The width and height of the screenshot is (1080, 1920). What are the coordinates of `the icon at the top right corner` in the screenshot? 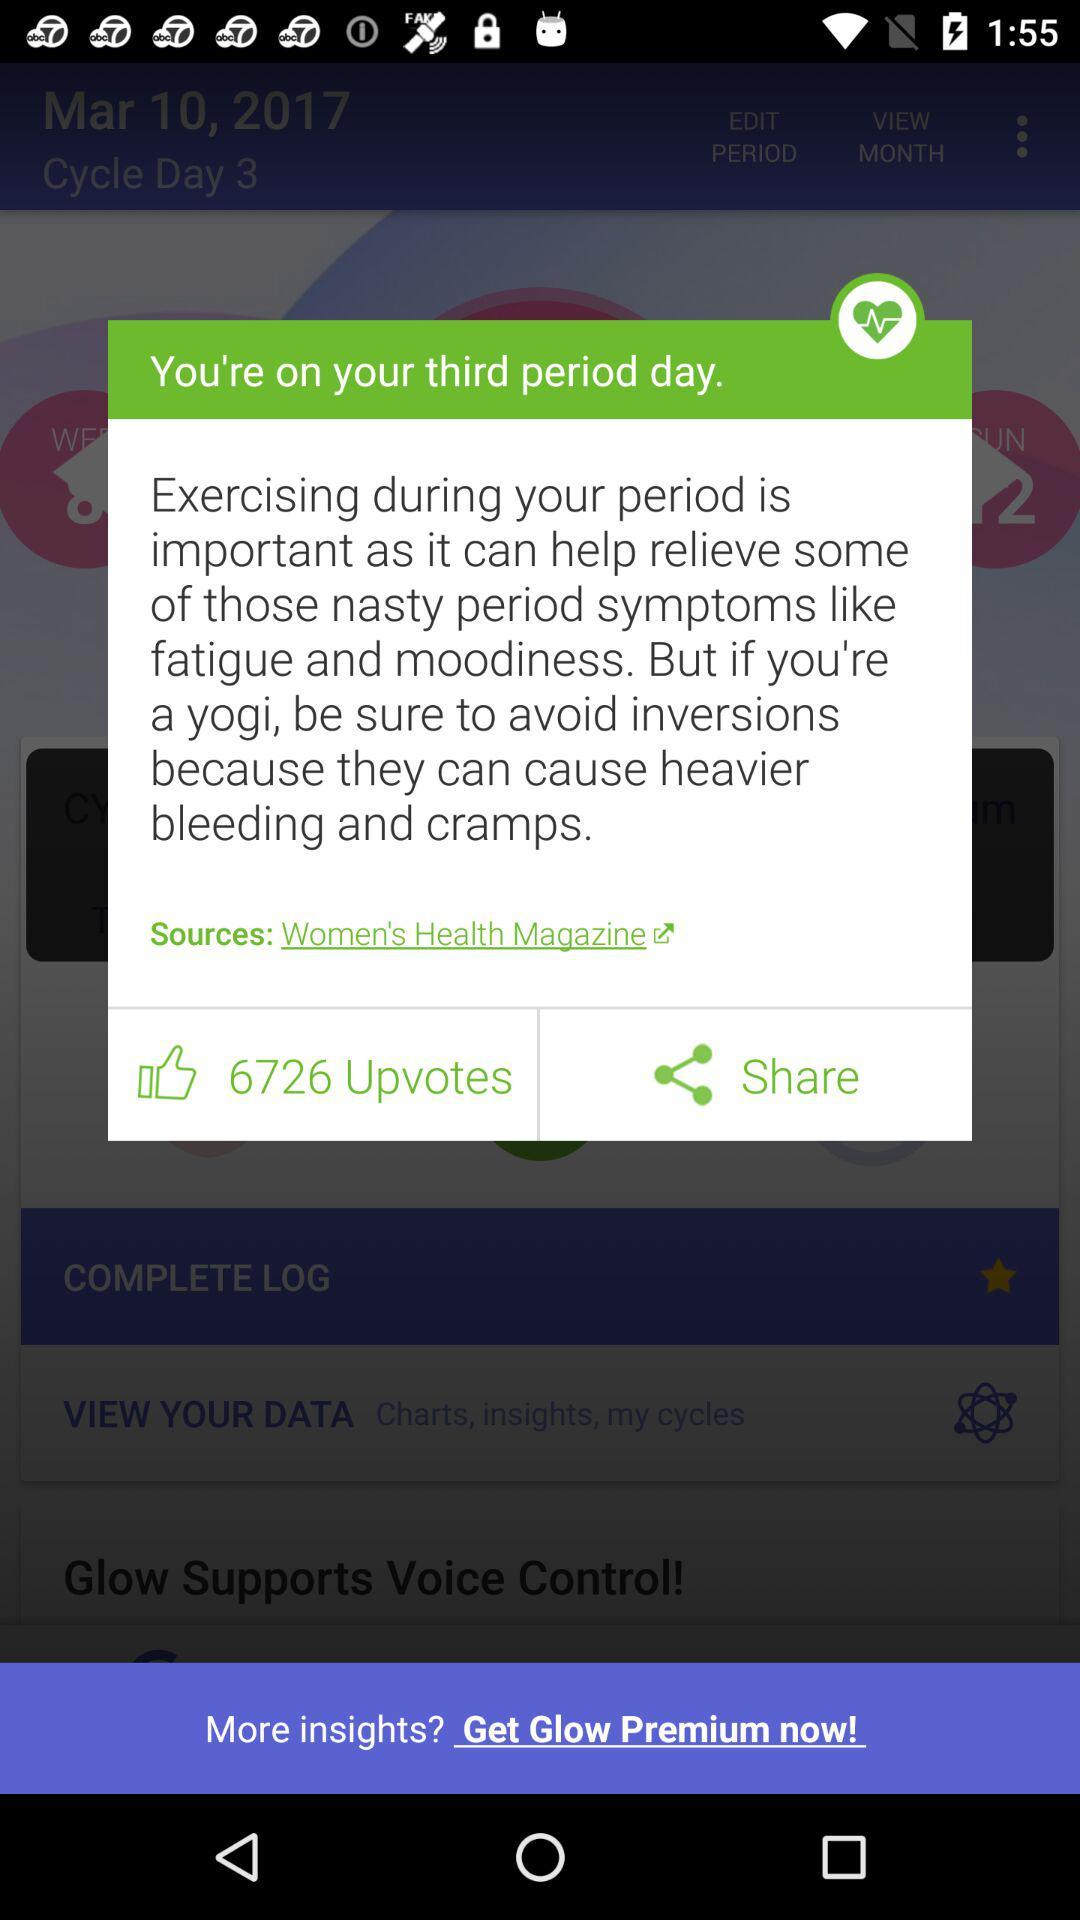 It's located at (876, 320).